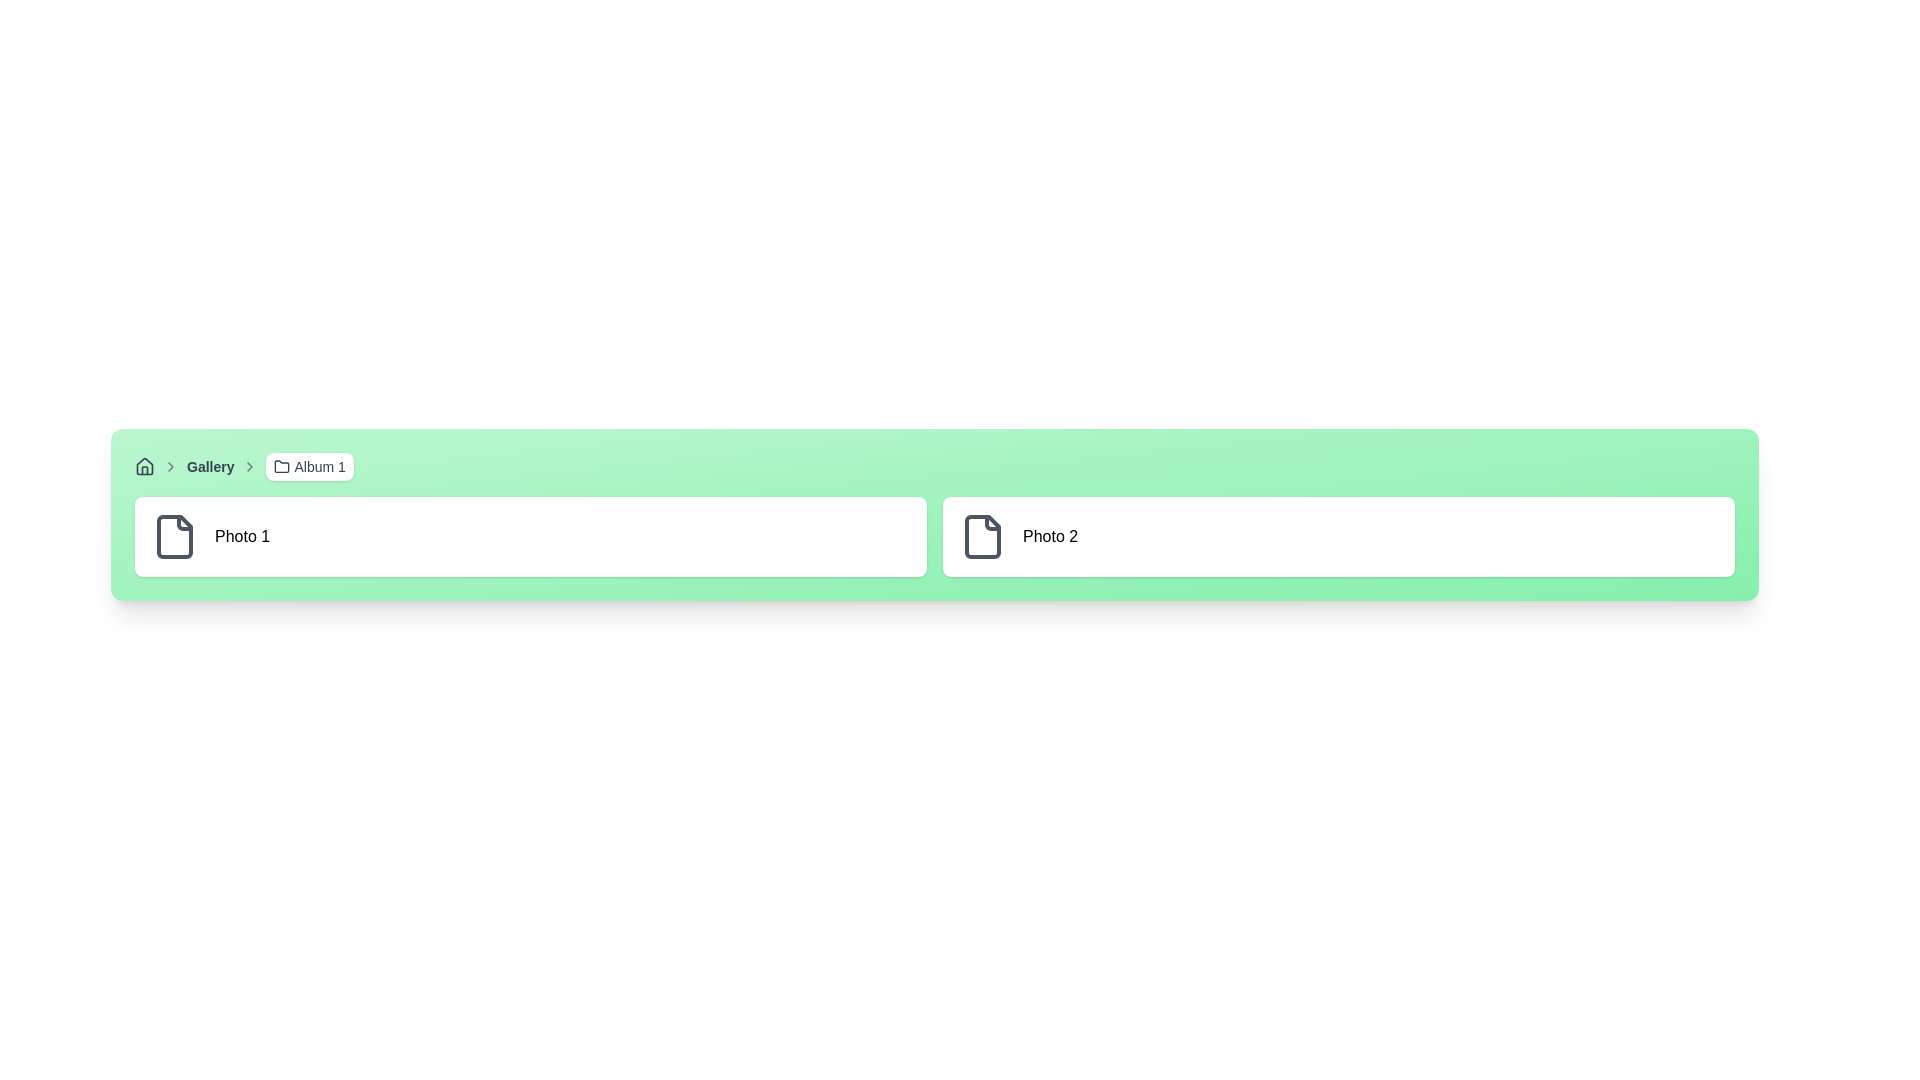  I want to click on the 'Photo 2' card in the second column of the grid, so click(1339, 535).